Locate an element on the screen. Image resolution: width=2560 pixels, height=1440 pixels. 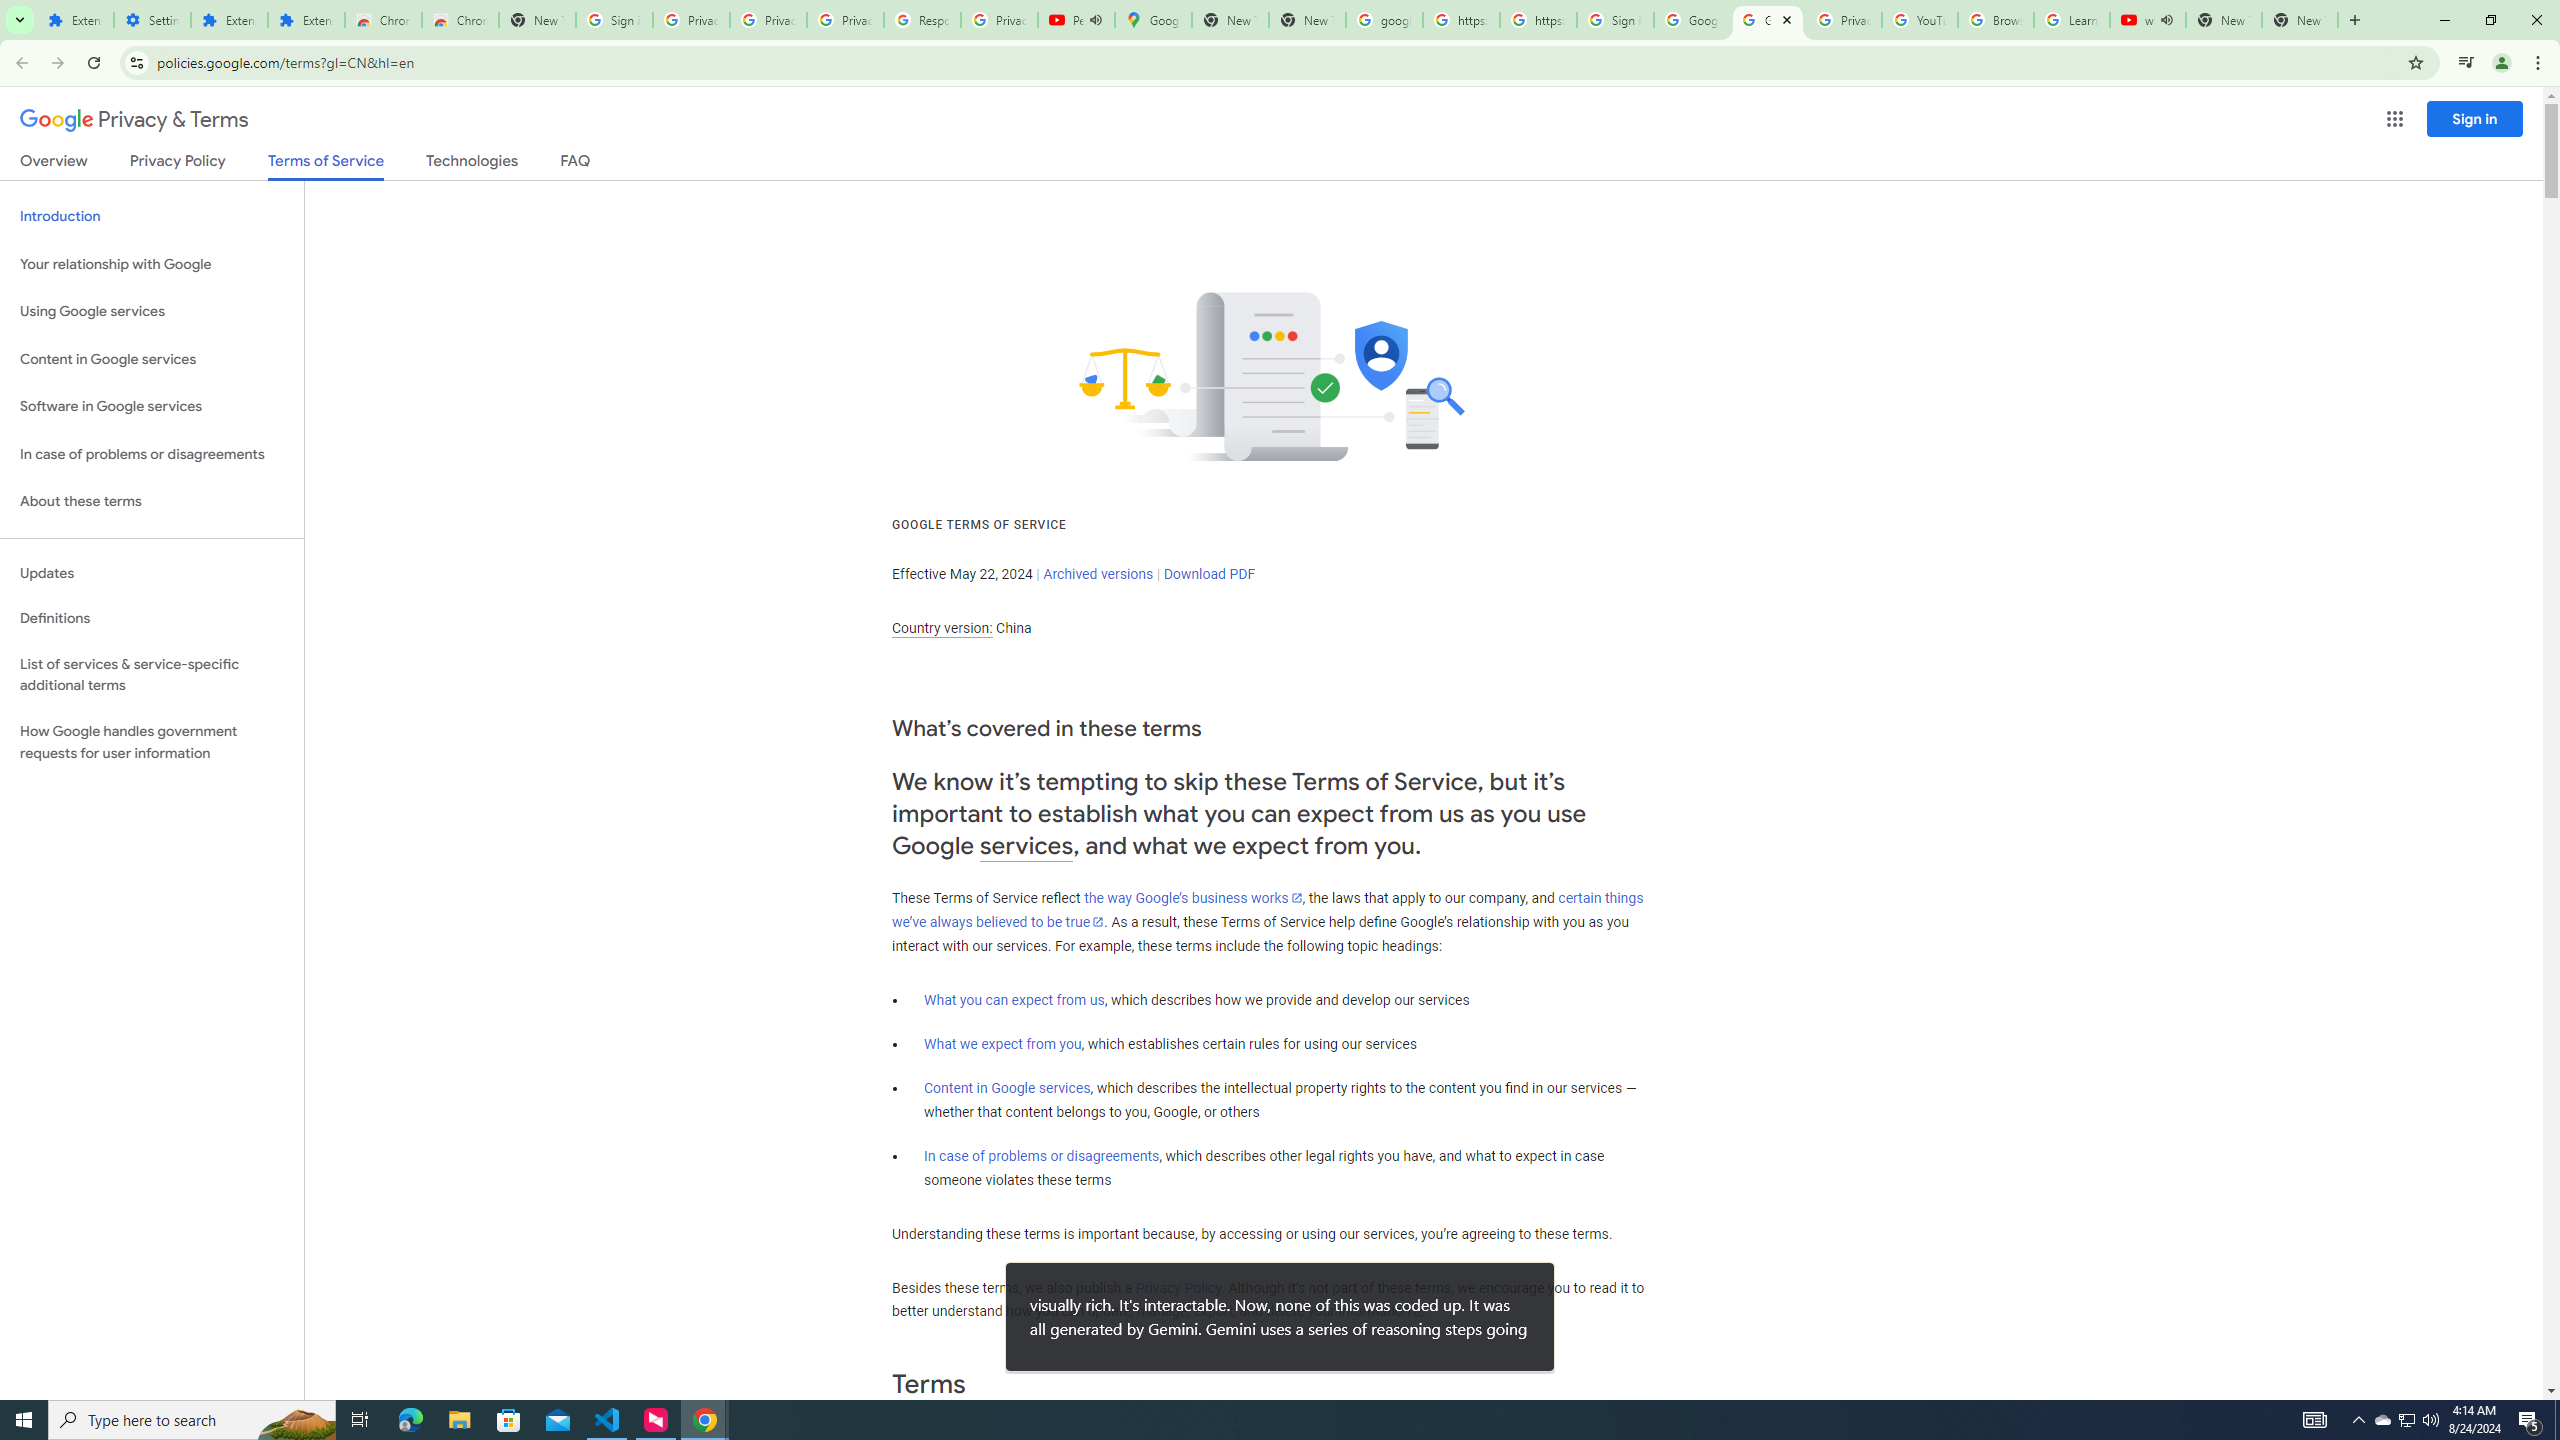
'Browse Chrome as a guest - Computer - Google Chrome Help' is located at coordinates (1994, 19).